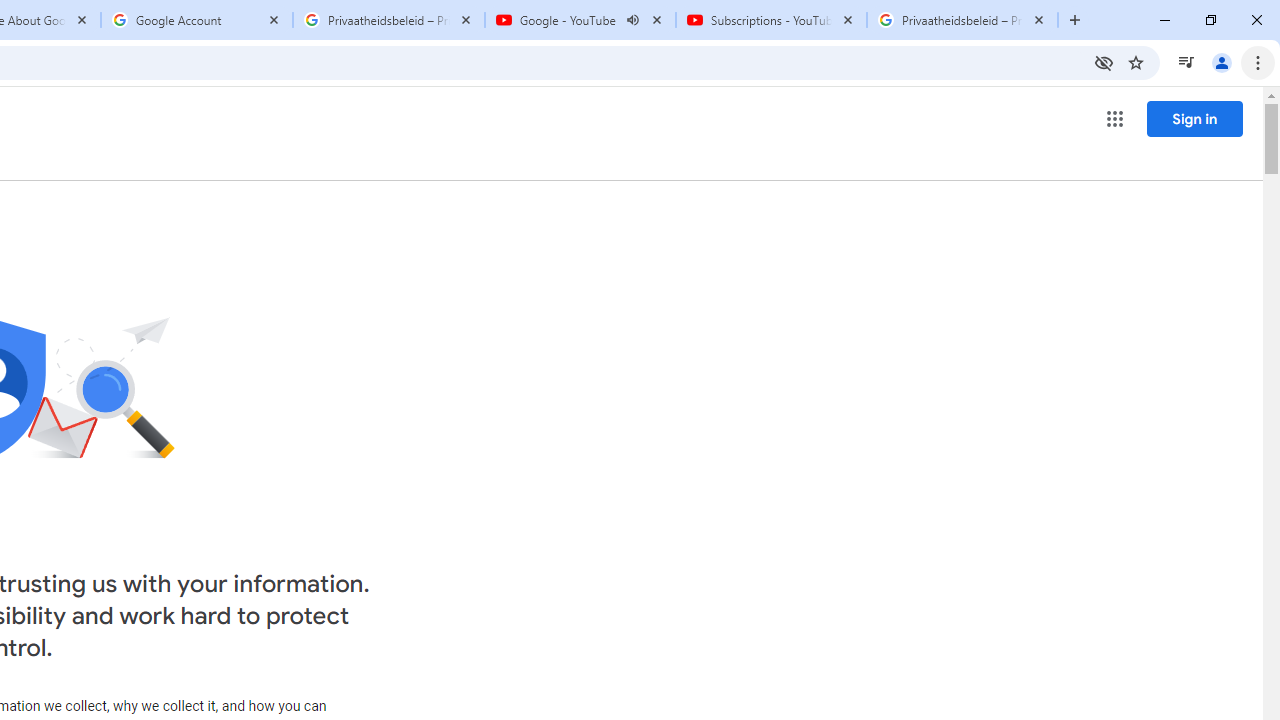  What do you see at coordinates (631, 20) in the screenshot?
I see `'Mute tab'` at bounding box center [631, 20].